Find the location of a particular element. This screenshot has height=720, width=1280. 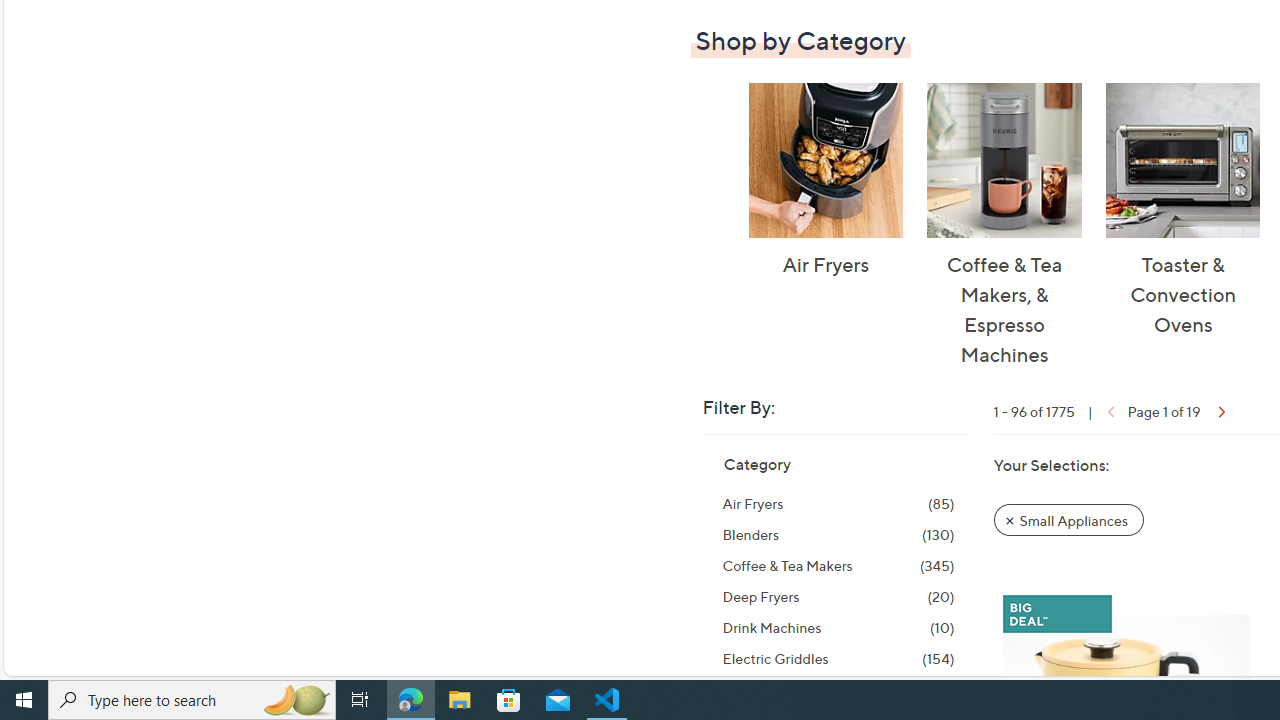

'Air Fryers, 85 items' is located at coordinates (838, 502).